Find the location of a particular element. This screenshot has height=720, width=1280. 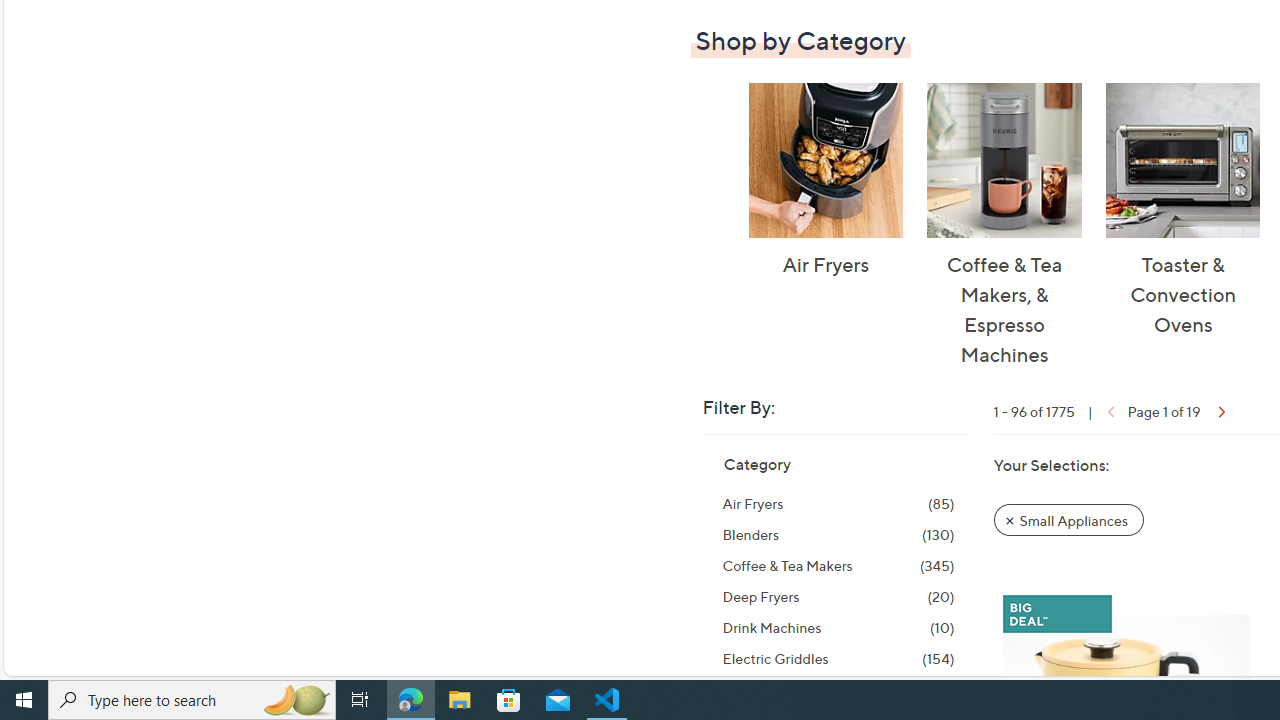

'Air Fryers, 85 items' is located at coordinates (838, 502).